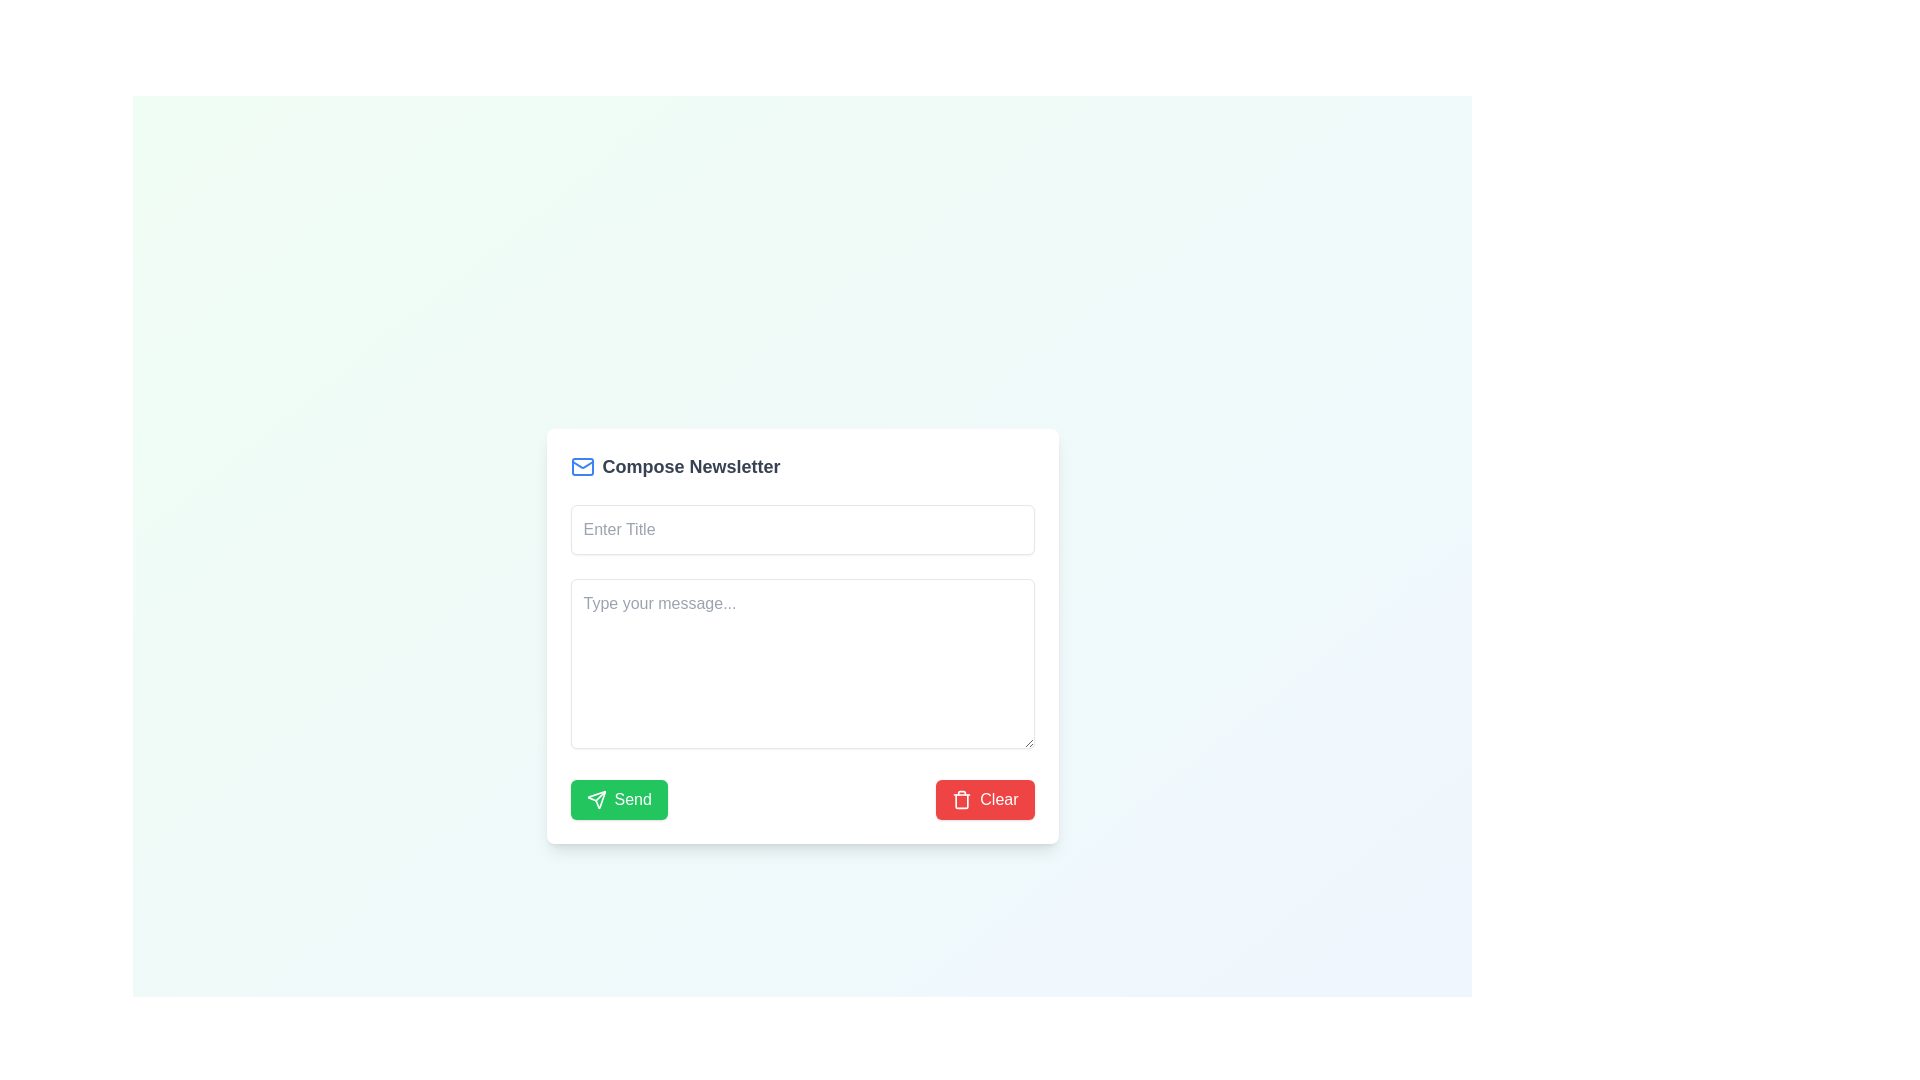  I want to click on the triangular-shaped icon with sharp edges located within the green 'Send' button at the bottom-left corner of the 'Compose Newsletter' form, so click(595, 798).